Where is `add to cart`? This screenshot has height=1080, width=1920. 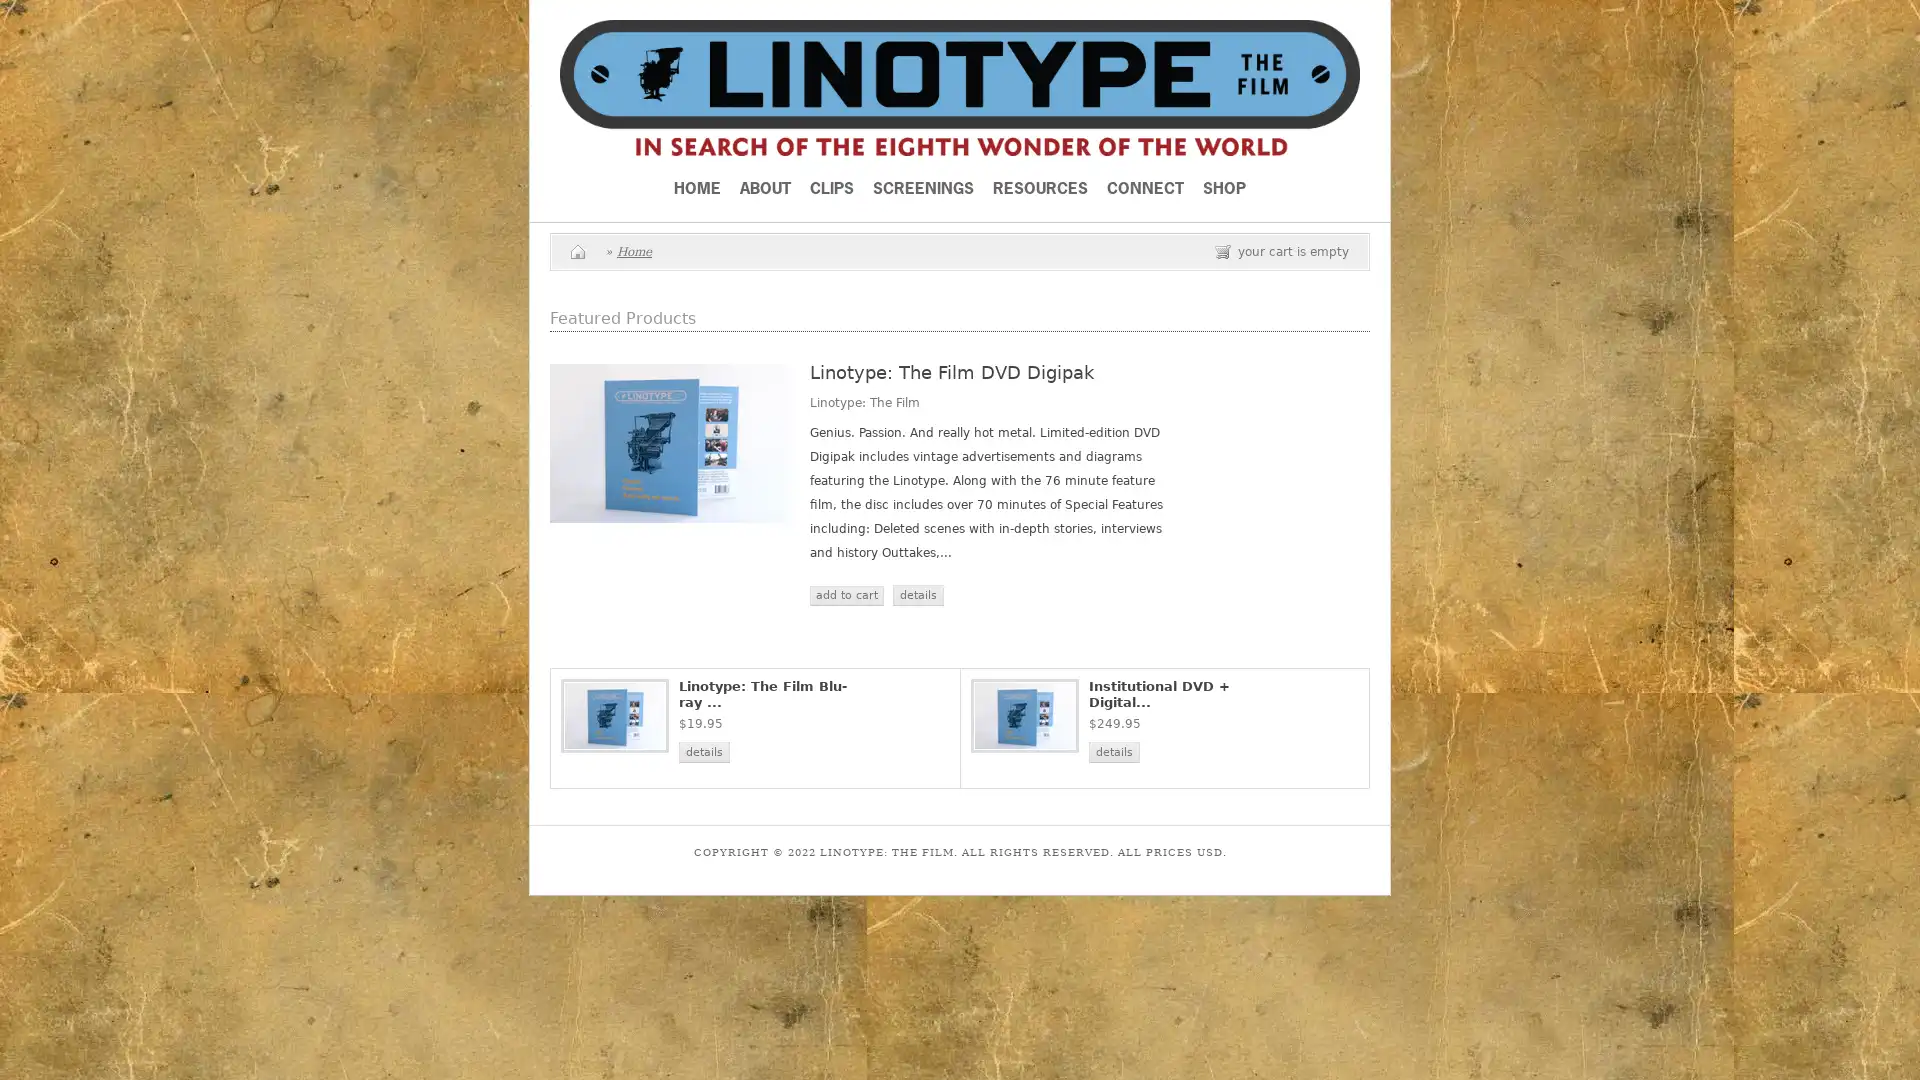
add to cart is located at coordinates (846, 593).